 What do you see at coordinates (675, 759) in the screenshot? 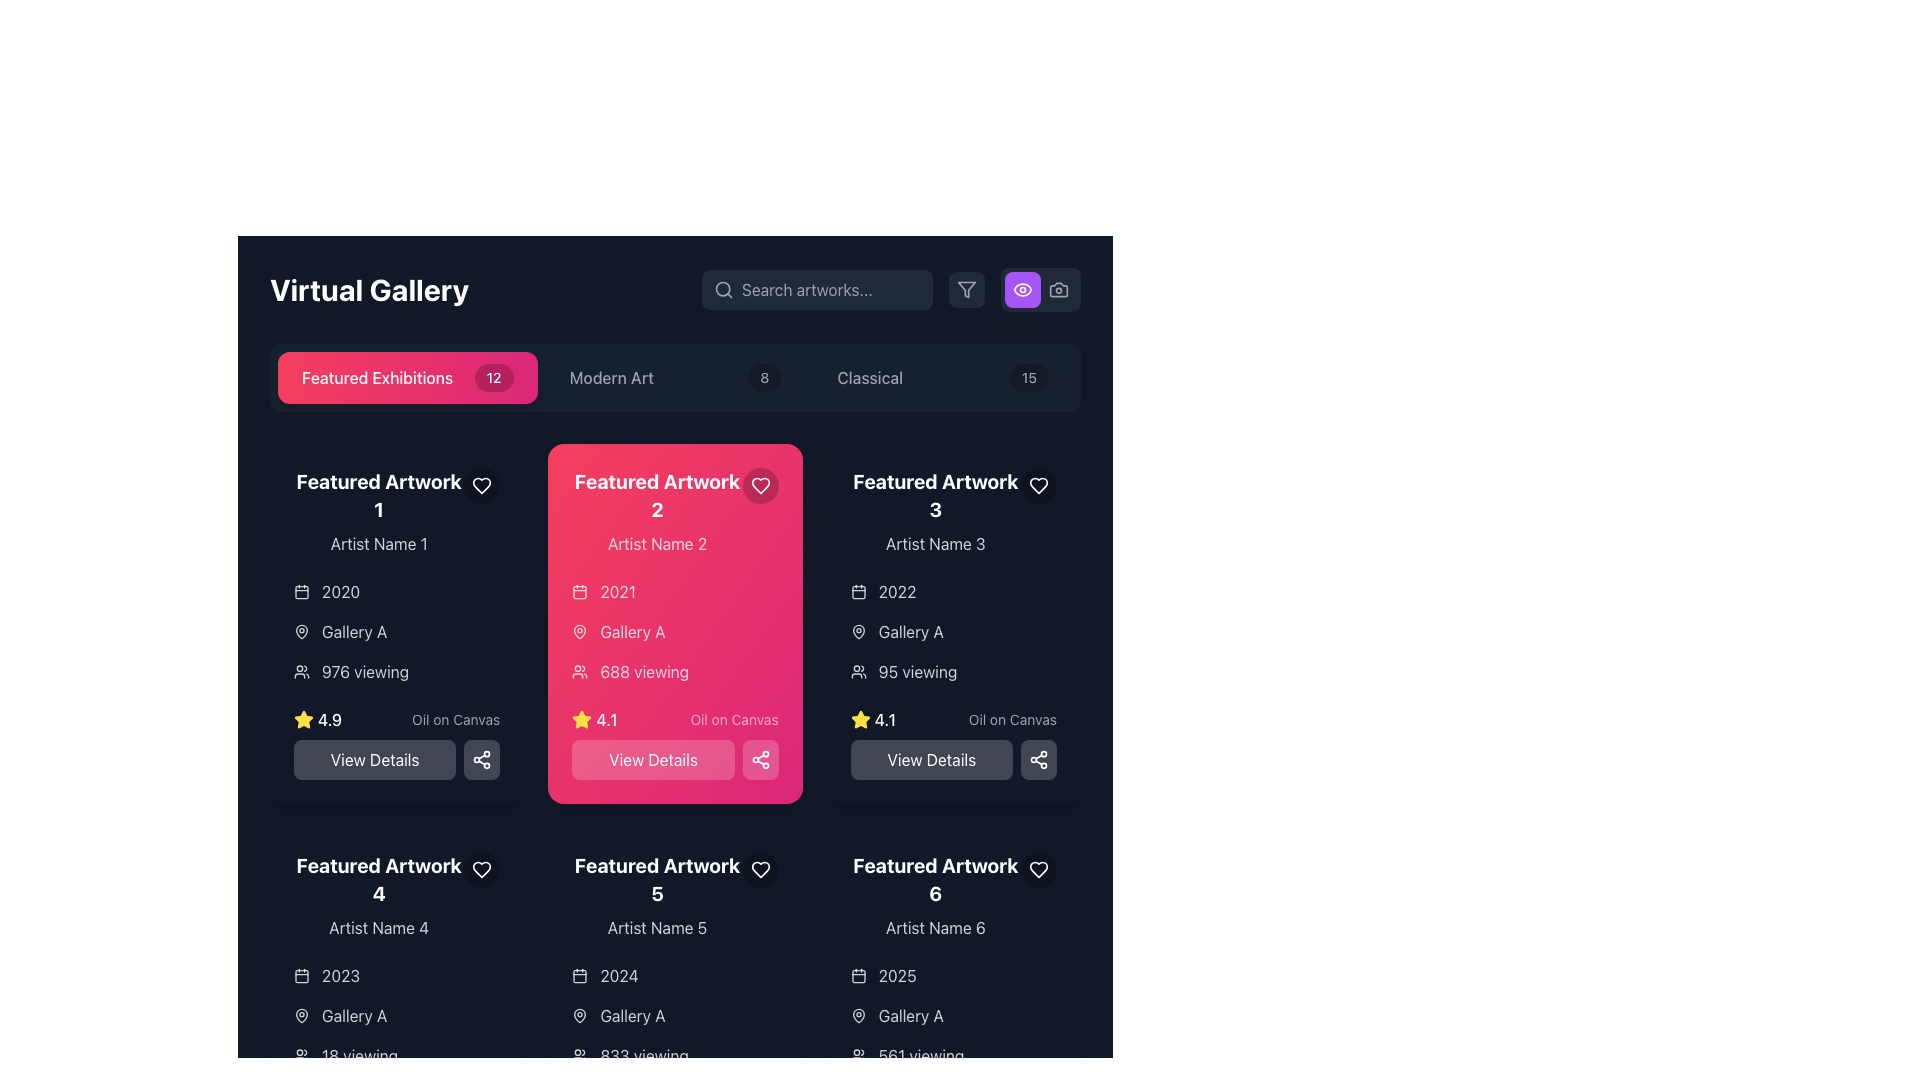
I see `the button located at the bottom of the 'Featured Artwork 2' card` at bounding box center [675, 759].